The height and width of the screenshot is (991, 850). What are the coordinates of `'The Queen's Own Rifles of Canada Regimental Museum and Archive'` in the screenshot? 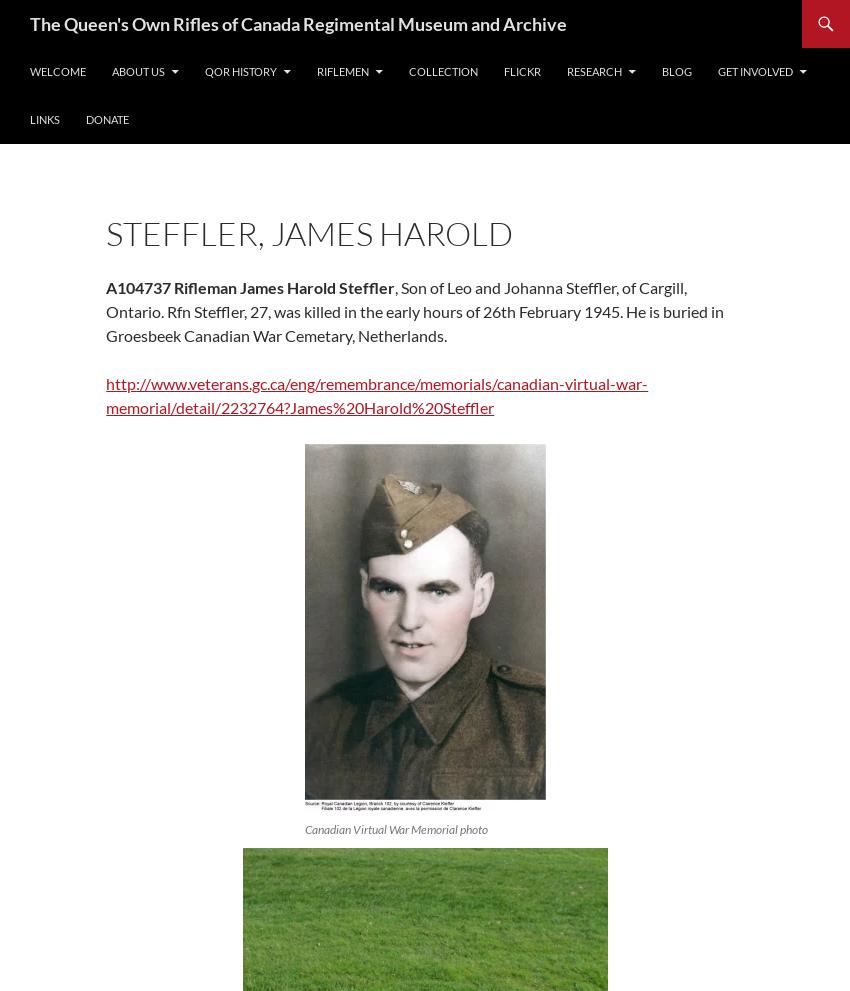 It's located at (29, 22).